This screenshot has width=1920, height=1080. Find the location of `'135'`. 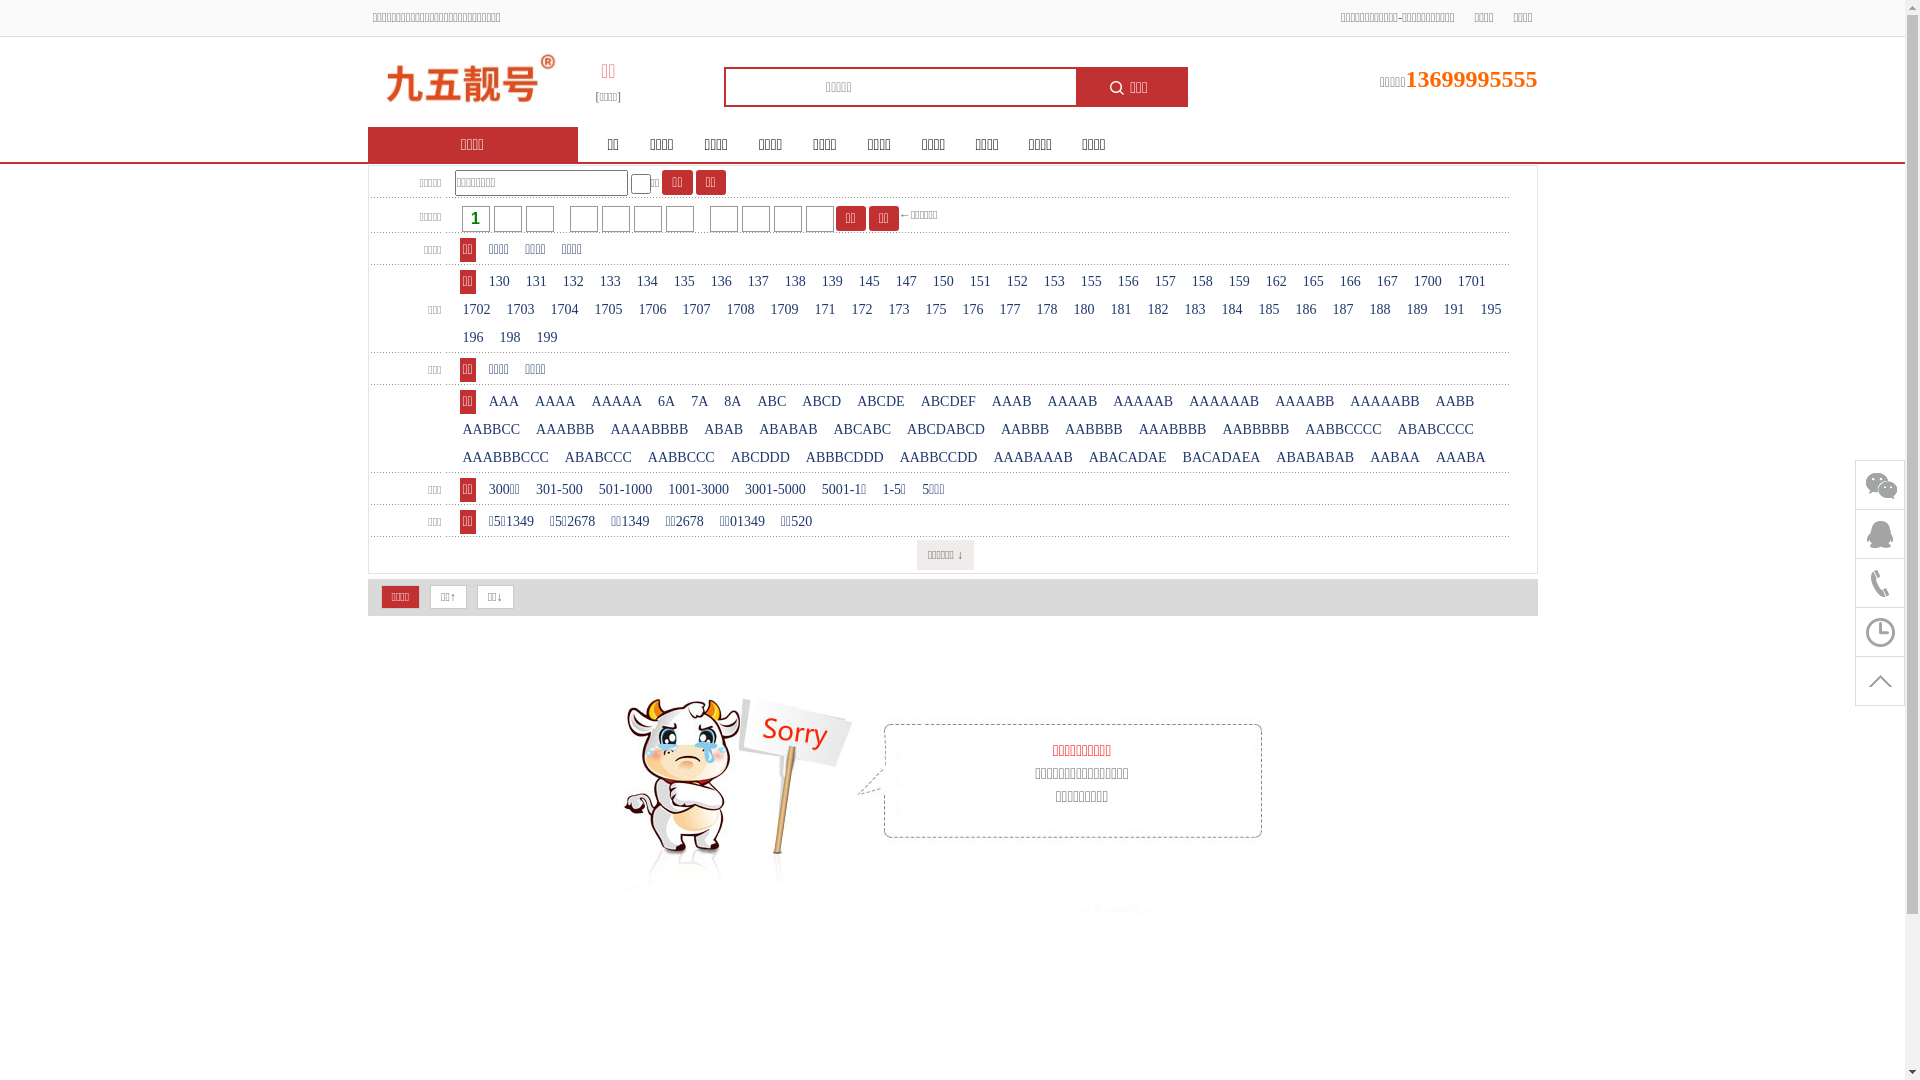

'135' is located at coordinates (684, 281).